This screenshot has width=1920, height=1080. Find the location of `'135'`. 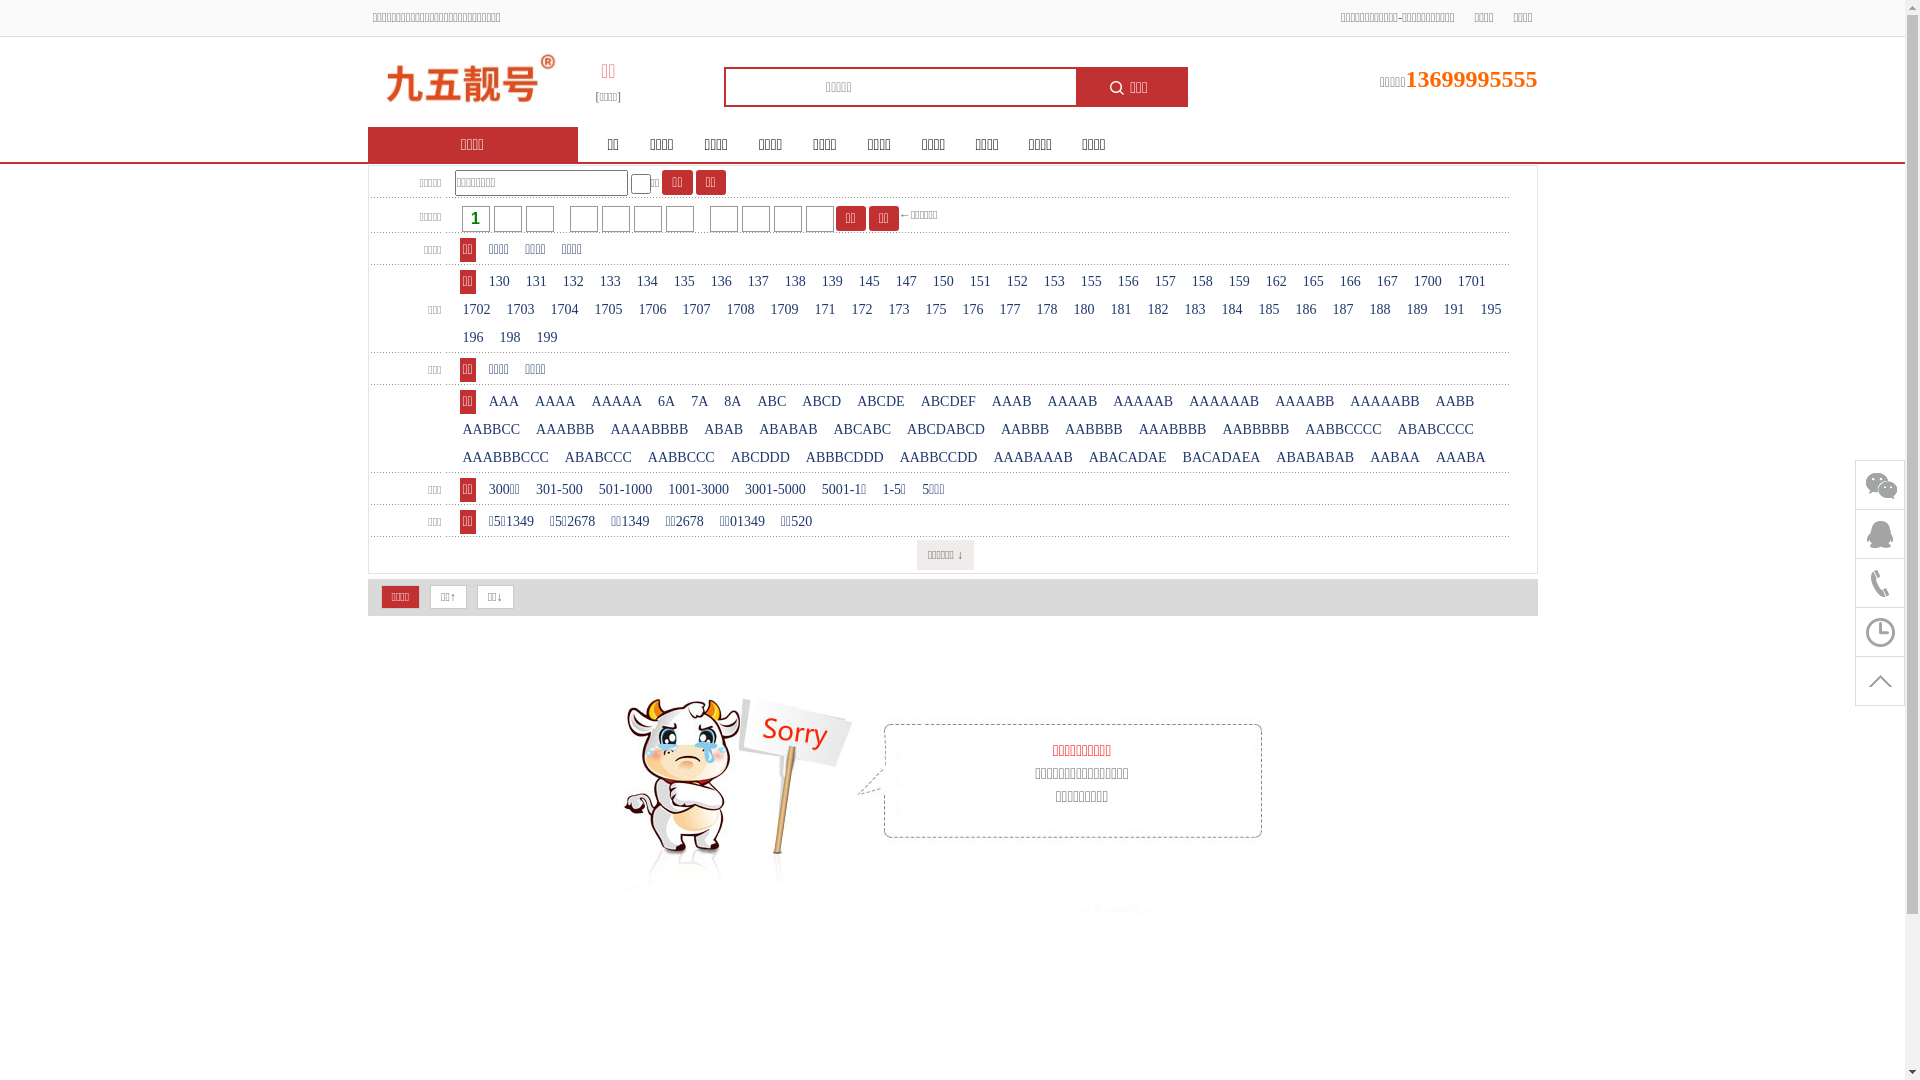

'135' is located at coordinates (684, 281).